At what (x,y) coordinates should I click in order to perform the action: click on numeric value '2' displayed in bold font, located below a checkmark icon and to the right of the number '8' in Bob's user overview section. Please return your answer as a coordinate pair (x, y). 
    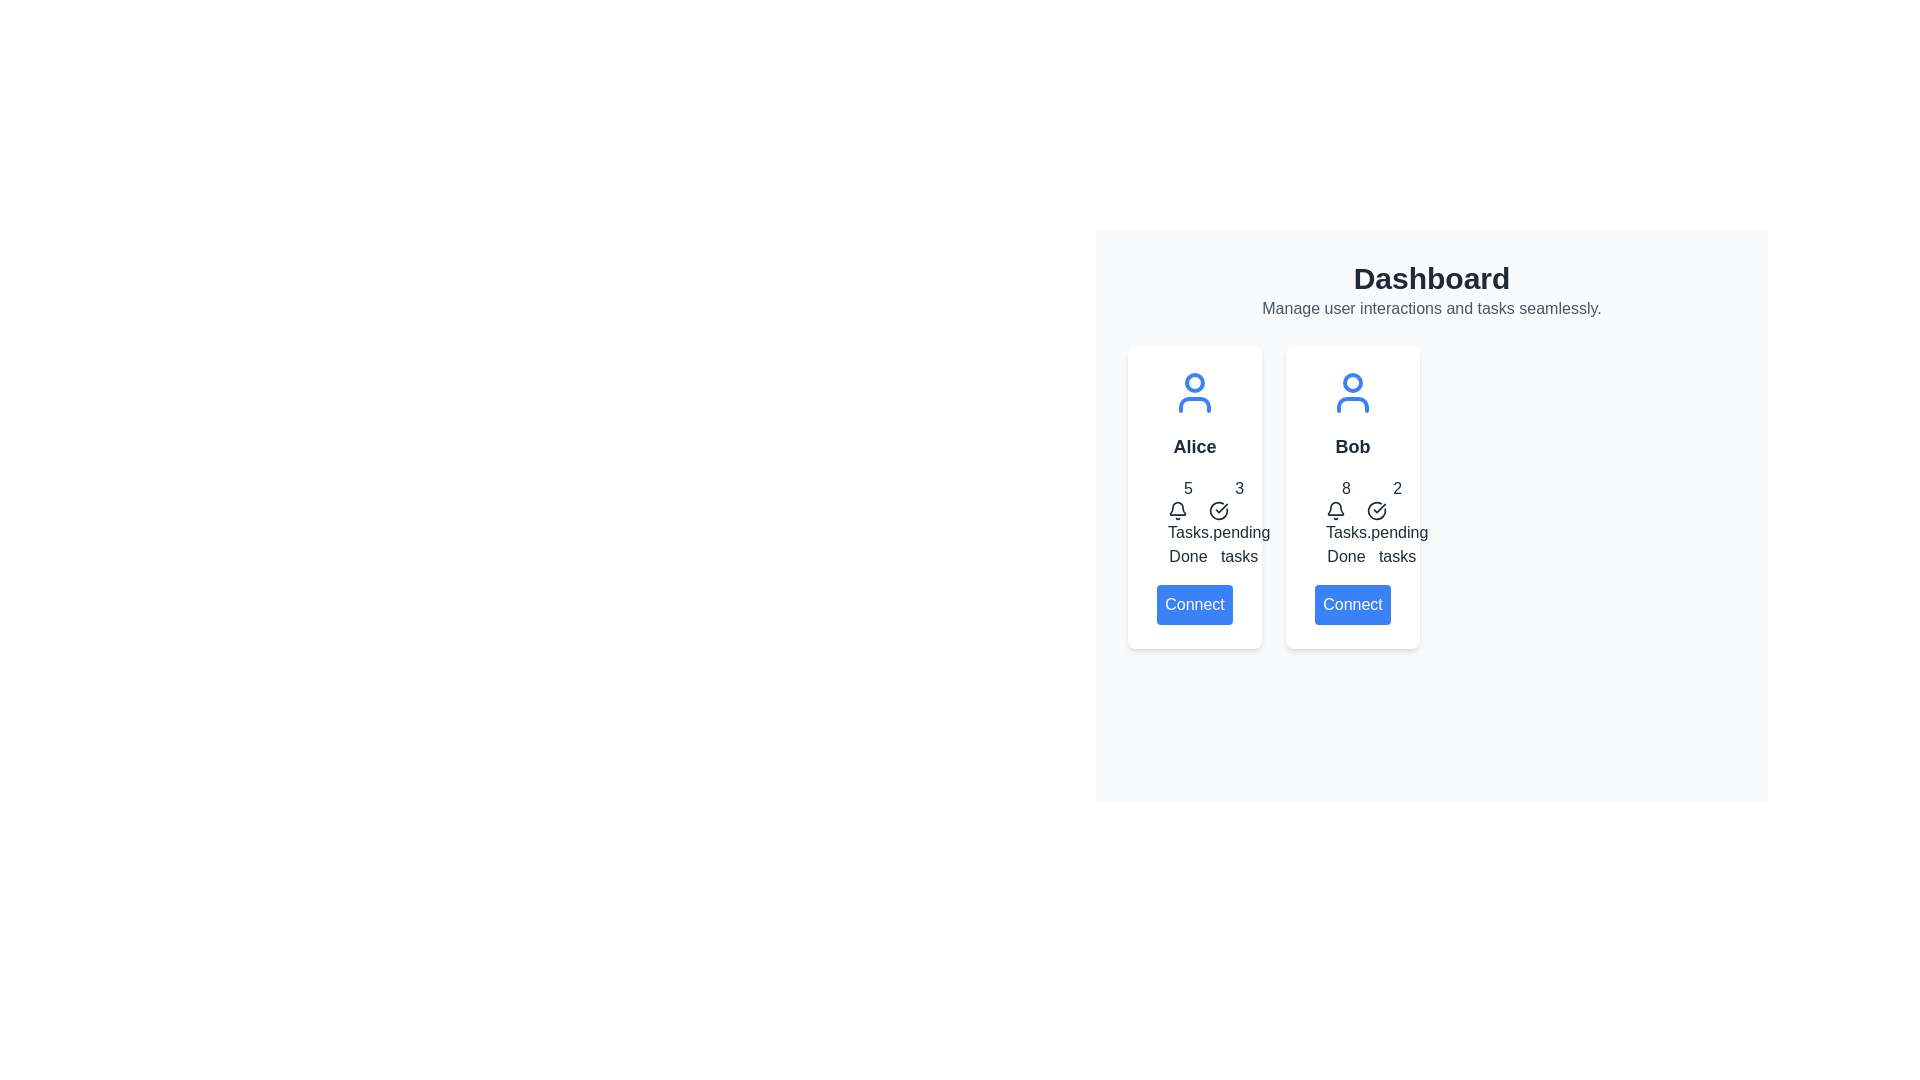
    Looking at the image, I should click on (1396, 489).